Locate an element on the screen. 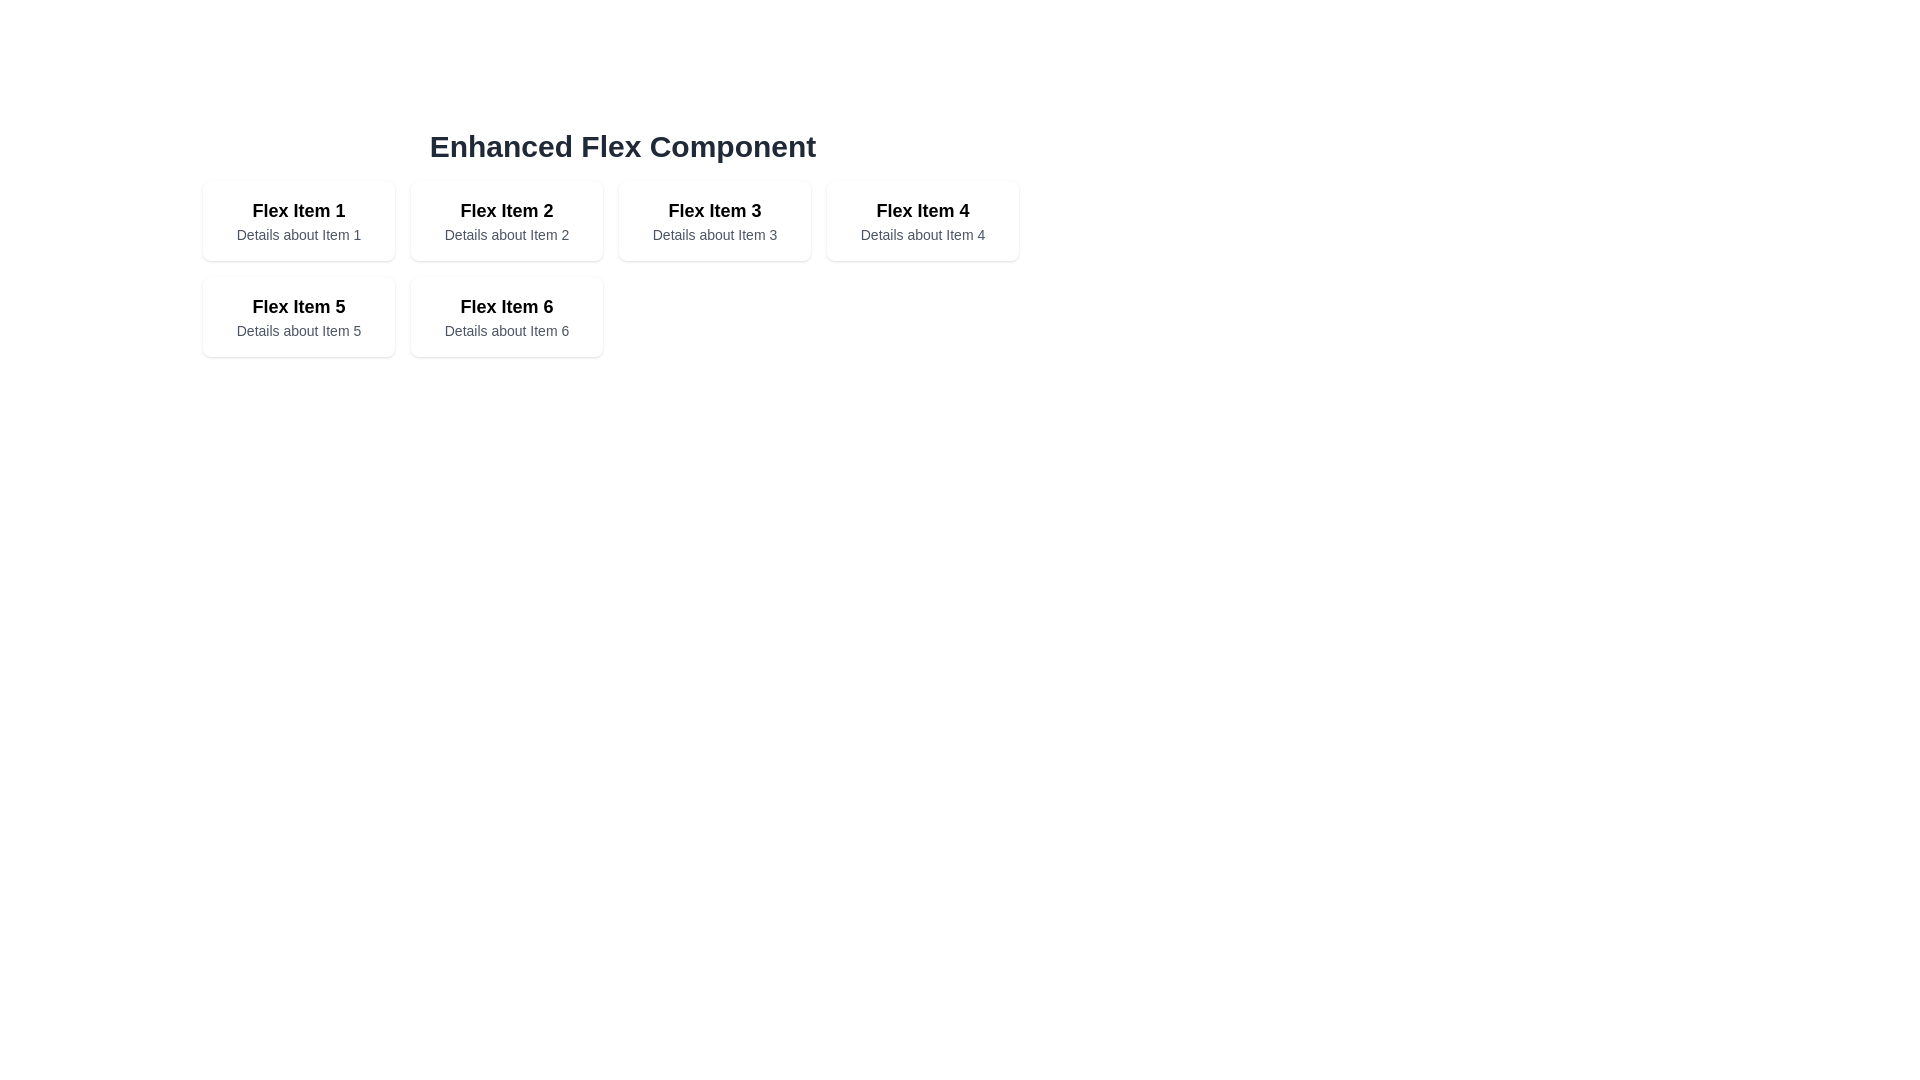 The image size is (1920, 1080). keyboard navigation is located at coordinates (507, 330).